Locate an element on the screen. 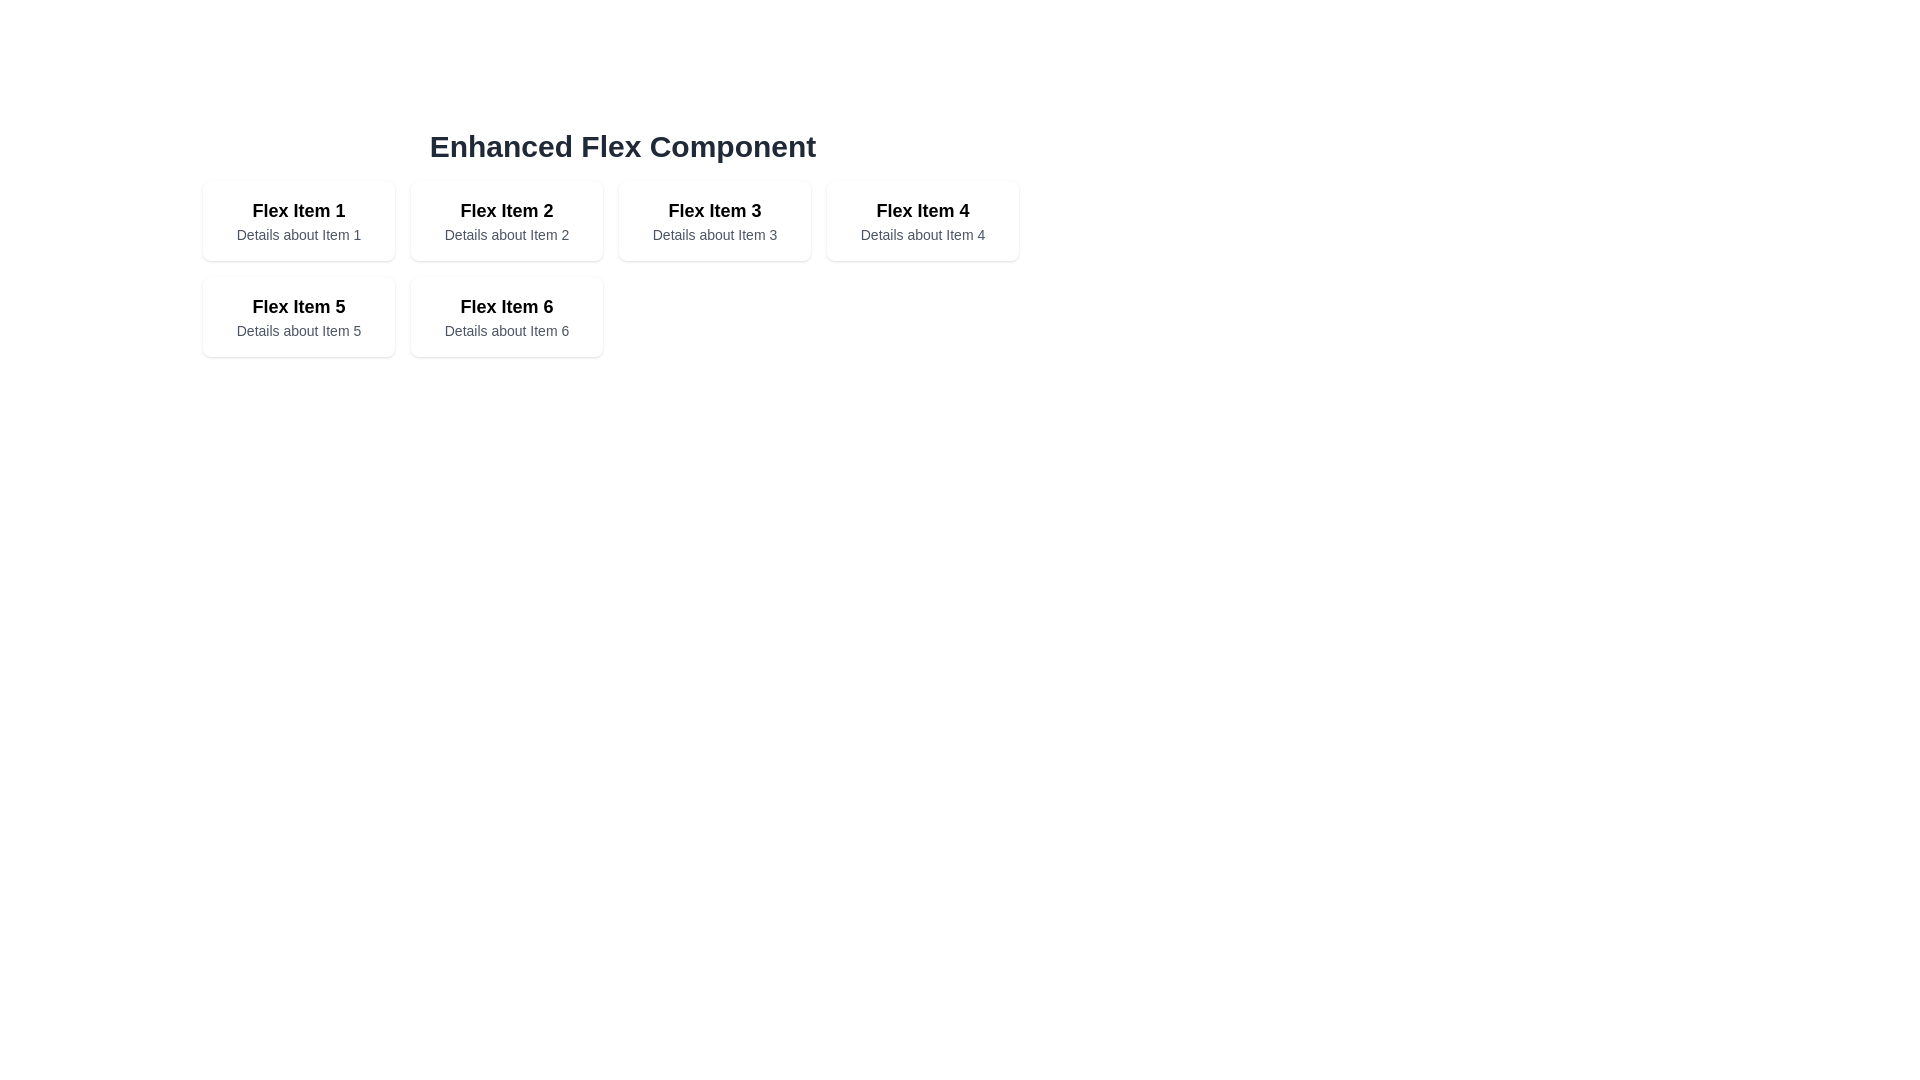 The image size is (1920, 1080). keyboard navigation is located at coordinates (507, 330).